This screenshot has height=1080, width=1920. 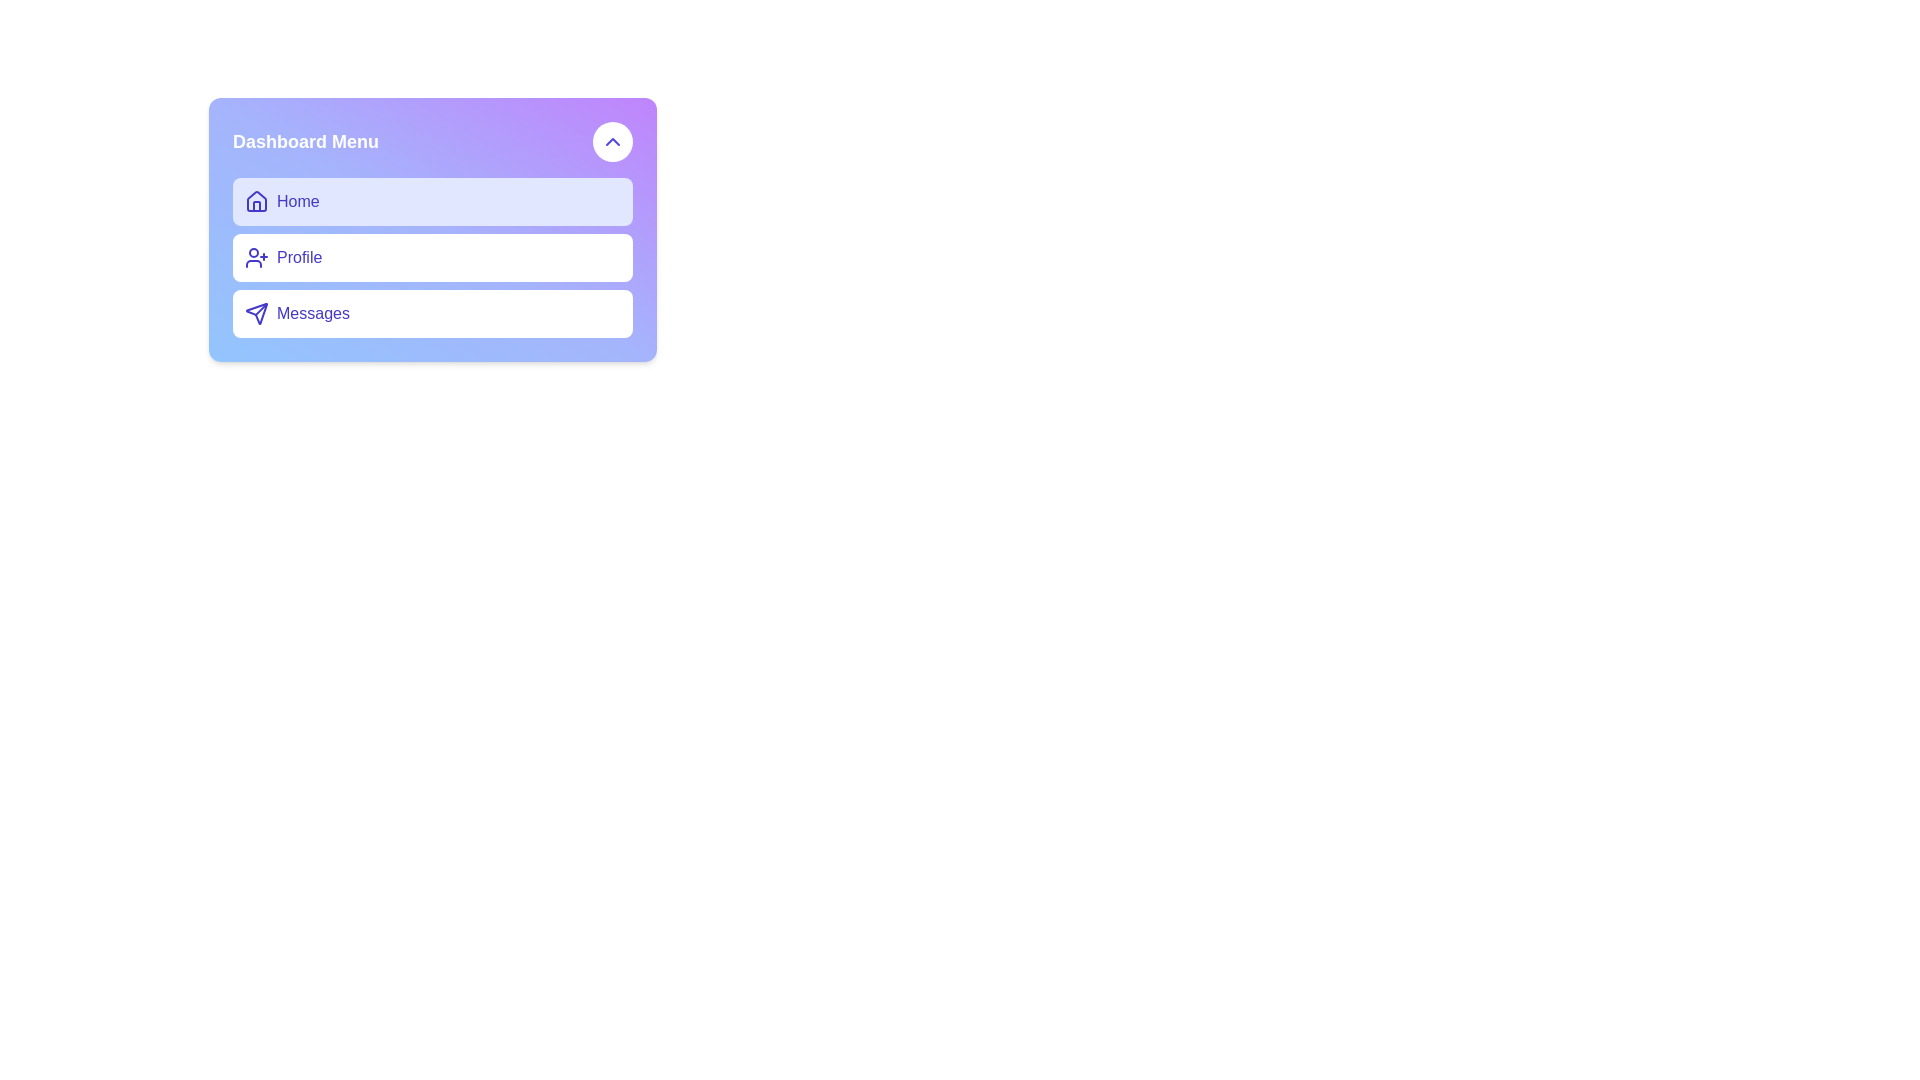 What do you see at coordinates (431, 229) in the screenshot?
I see `the 'Profile' button, which is the second button in a vertically stacked list of three components` at bounding box center [431, 229].